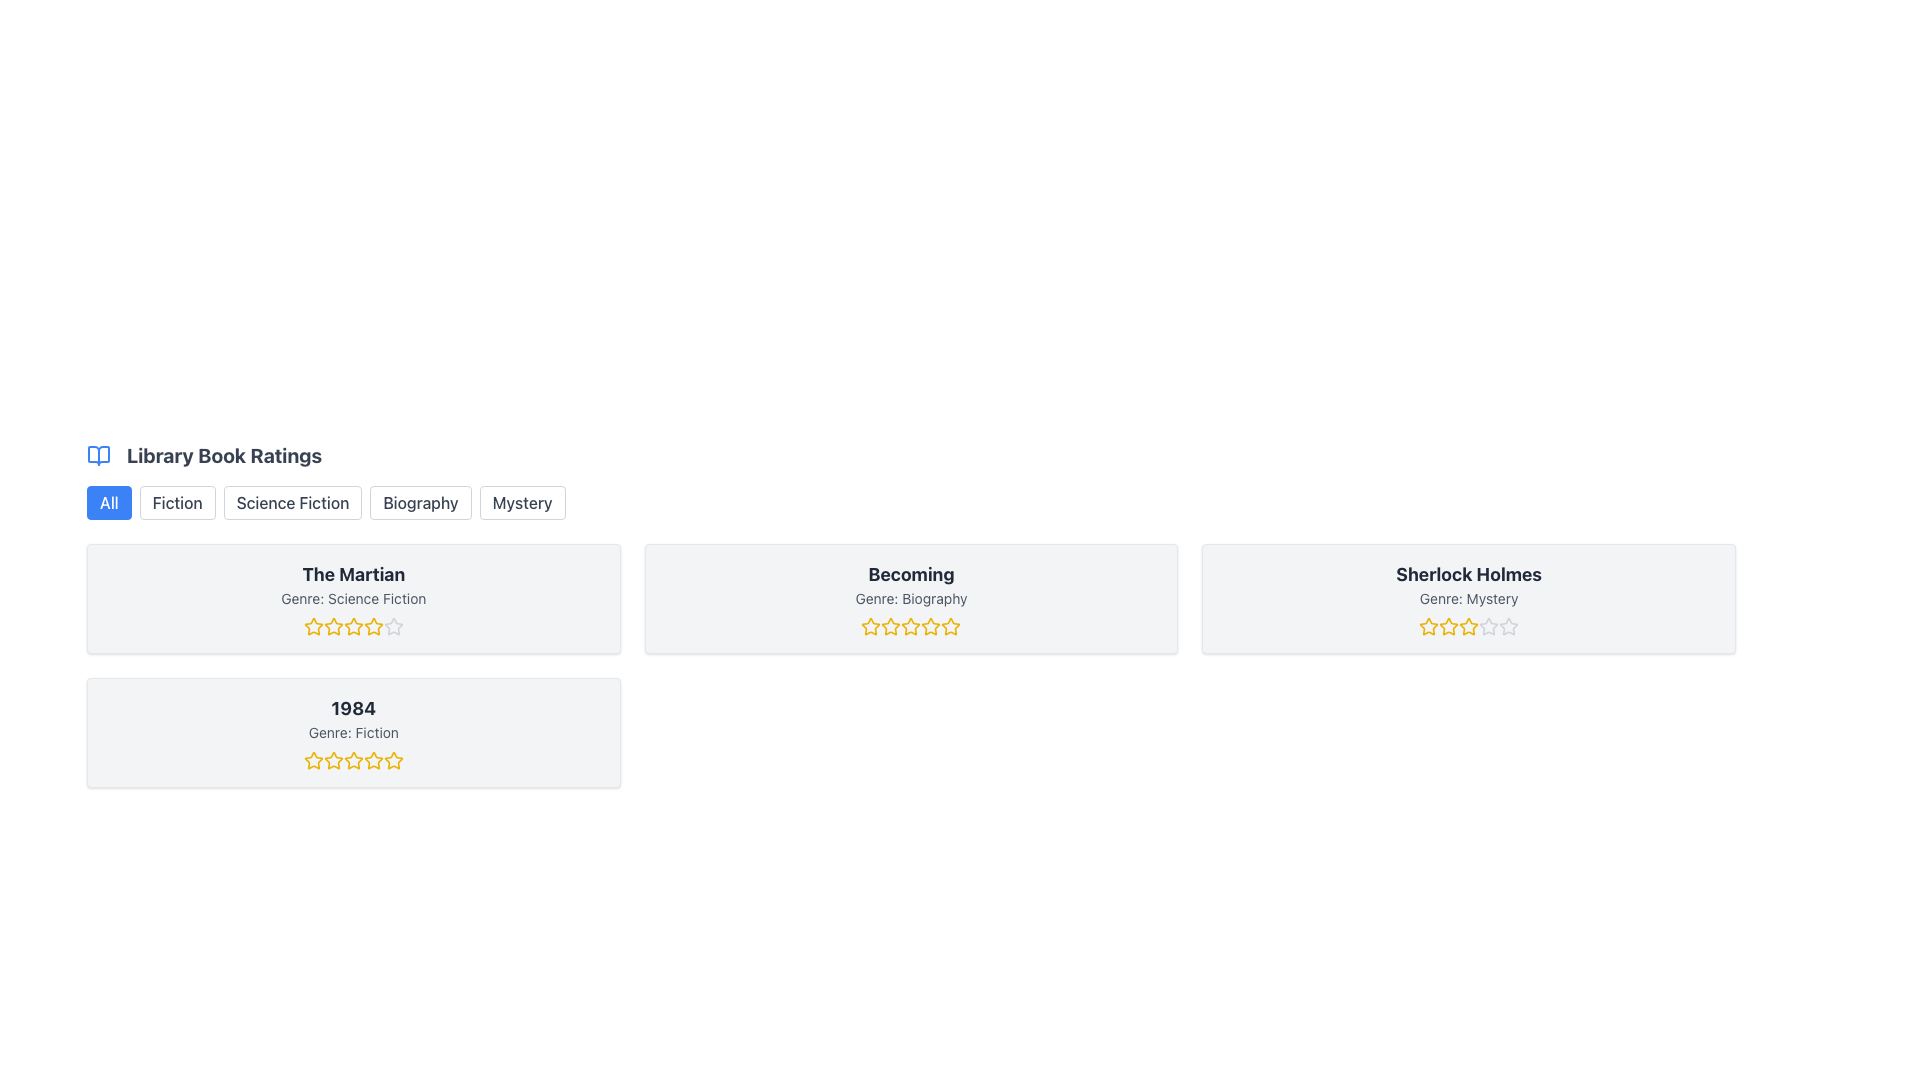 Image resolution: width=1920 pixels, height=1080 pixels. Describe the element at coordinates (1449, 626) in the screenshot. I see `the third star from the left in the ratings section below the 'Sherlock Holmes' card to adjust the rating` at that location.